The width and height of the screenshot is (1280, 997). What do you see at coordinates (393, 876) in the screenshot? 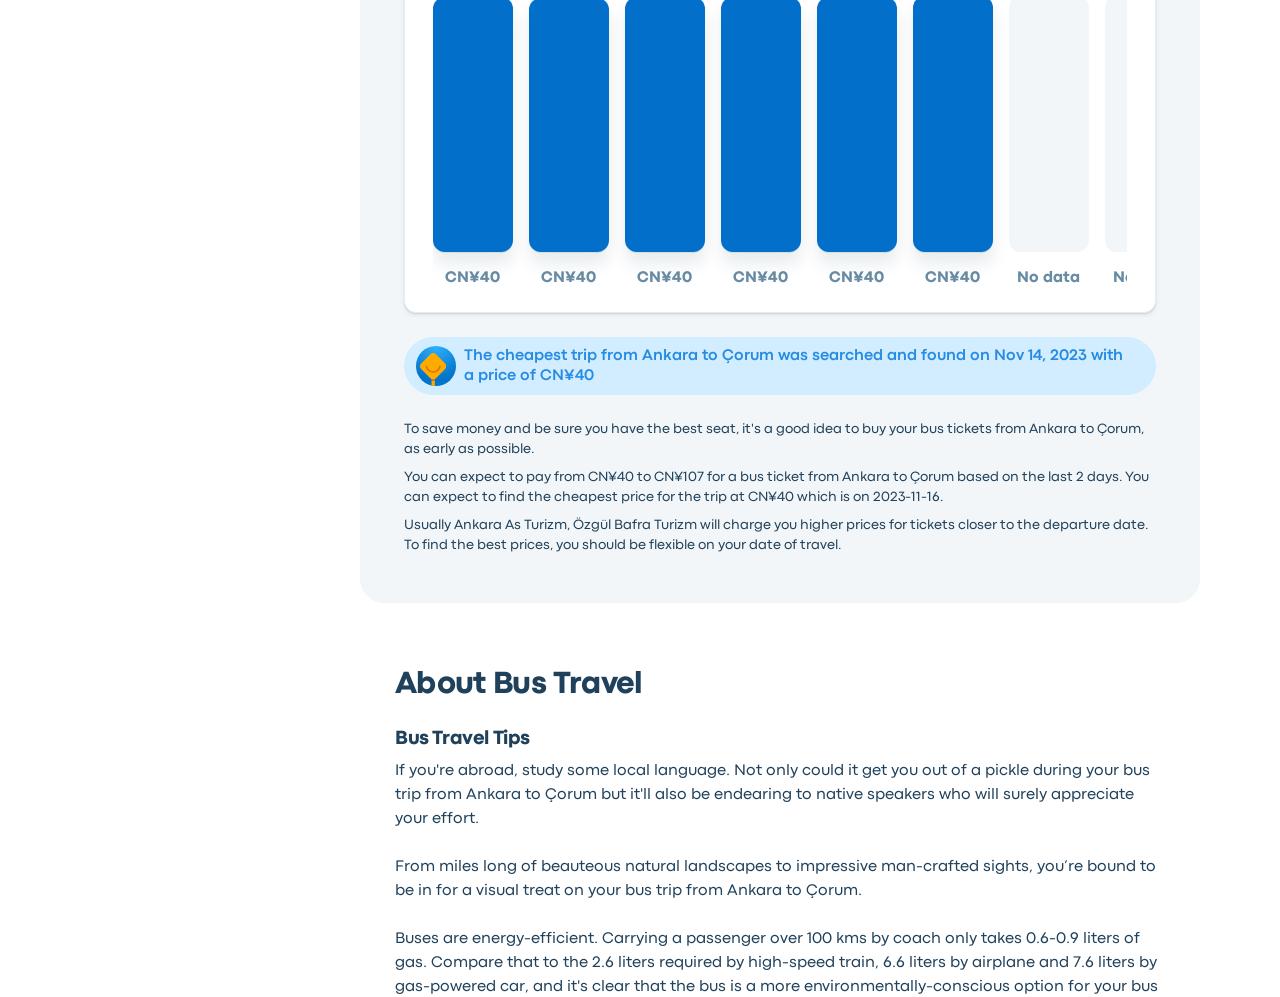
I see `'From miles long of beauteous natural landscapes to impressive man-crafted sights, you’re bound to be in for a visual treat on your bus trip from Ankara to Çorum.'` at bounding box center [393, 876].